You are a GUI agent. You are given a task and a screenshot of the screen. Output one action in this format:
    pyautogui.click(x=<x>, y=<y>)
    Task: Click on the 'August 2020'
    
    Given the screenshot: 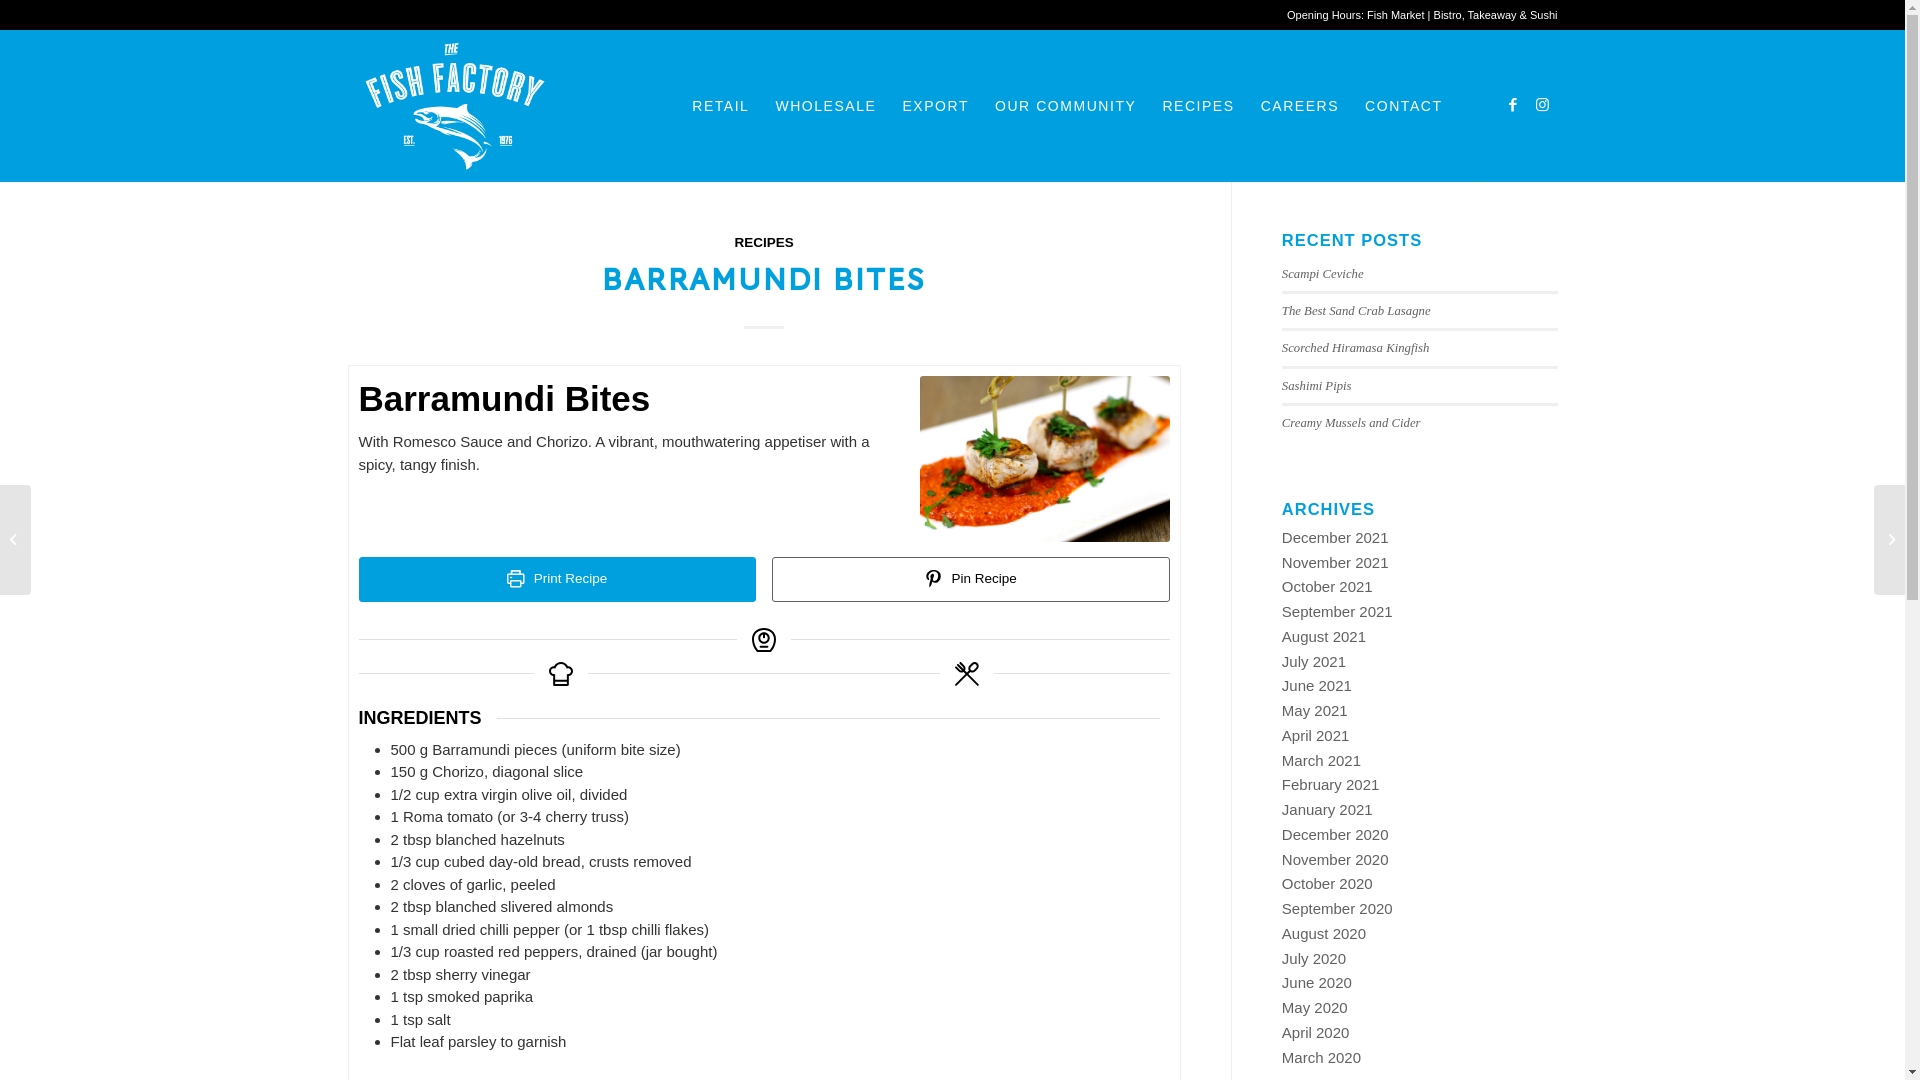 What is the action you would take?
    pyautogui.click(x=1324, y=933)
    